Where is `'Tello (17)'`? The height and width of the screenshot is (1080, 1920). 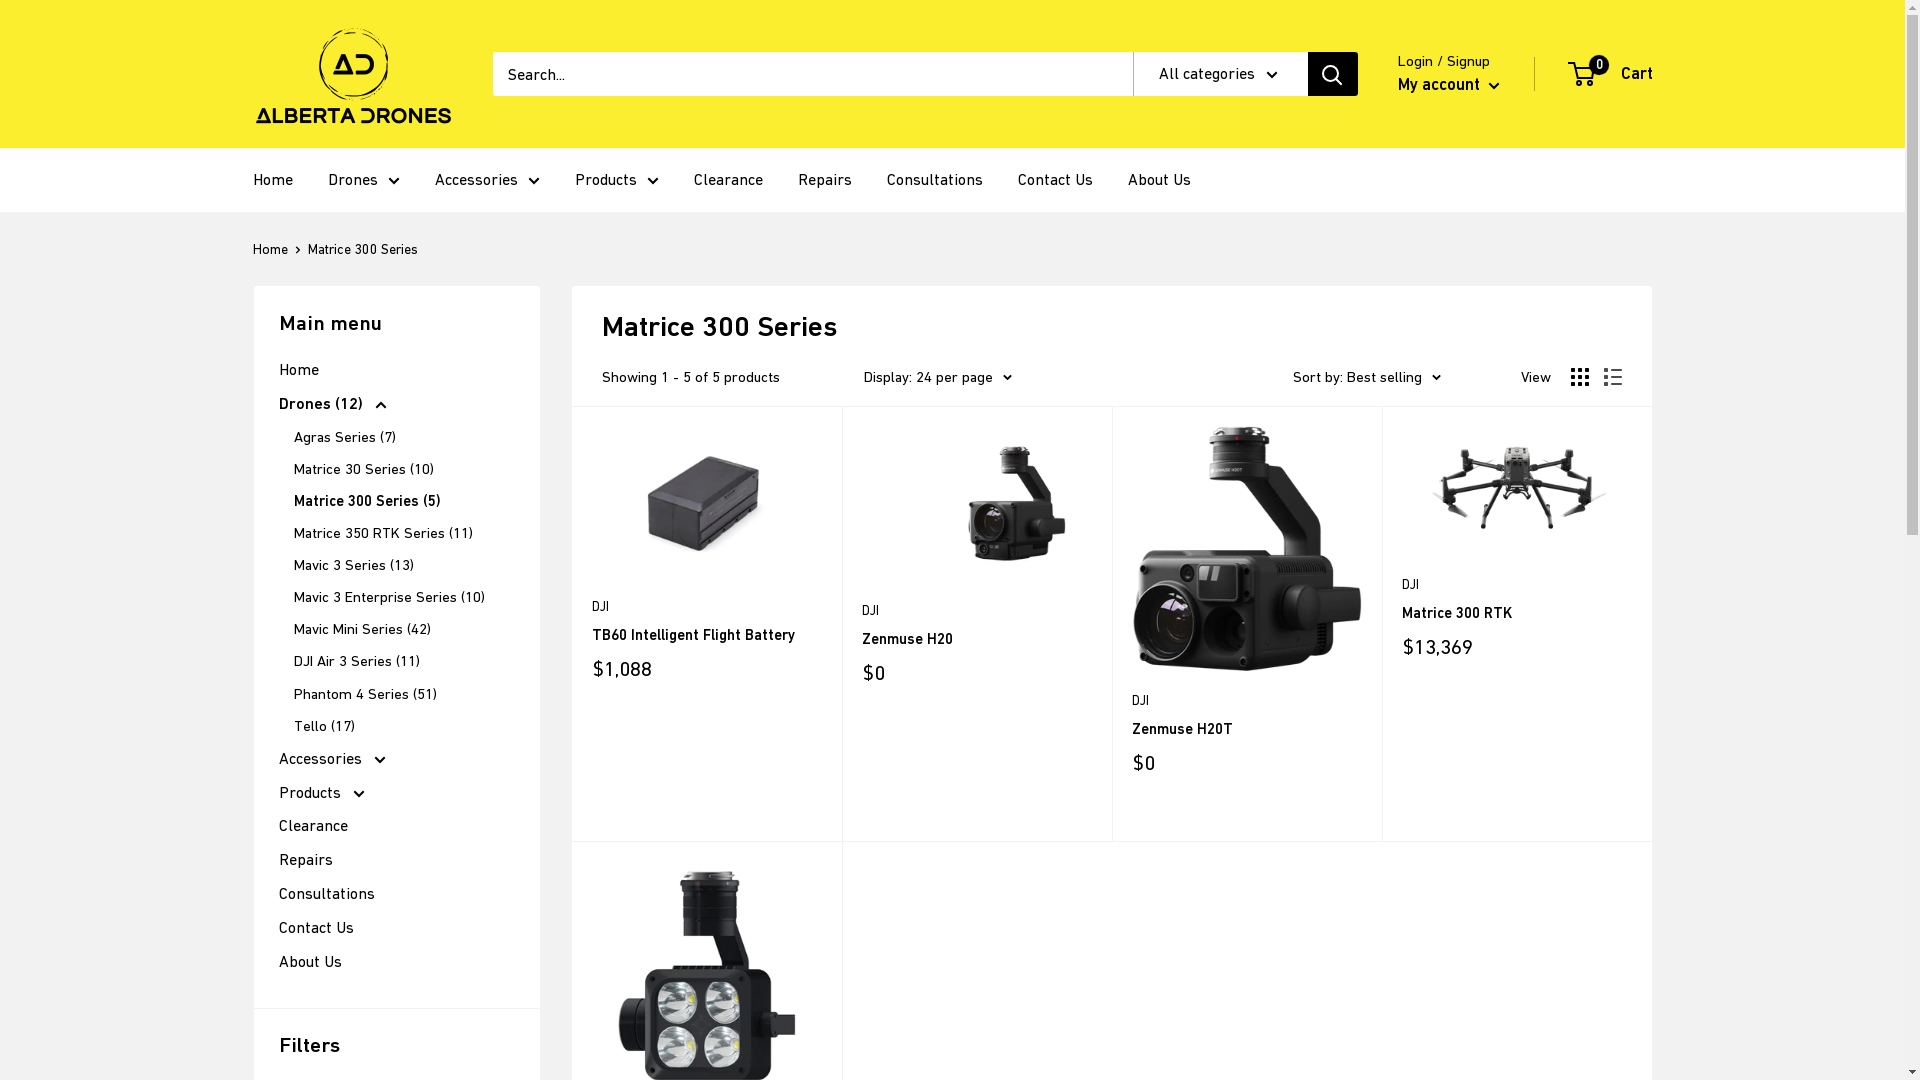 'Tello (17)' is located at coordinates (292, 725).